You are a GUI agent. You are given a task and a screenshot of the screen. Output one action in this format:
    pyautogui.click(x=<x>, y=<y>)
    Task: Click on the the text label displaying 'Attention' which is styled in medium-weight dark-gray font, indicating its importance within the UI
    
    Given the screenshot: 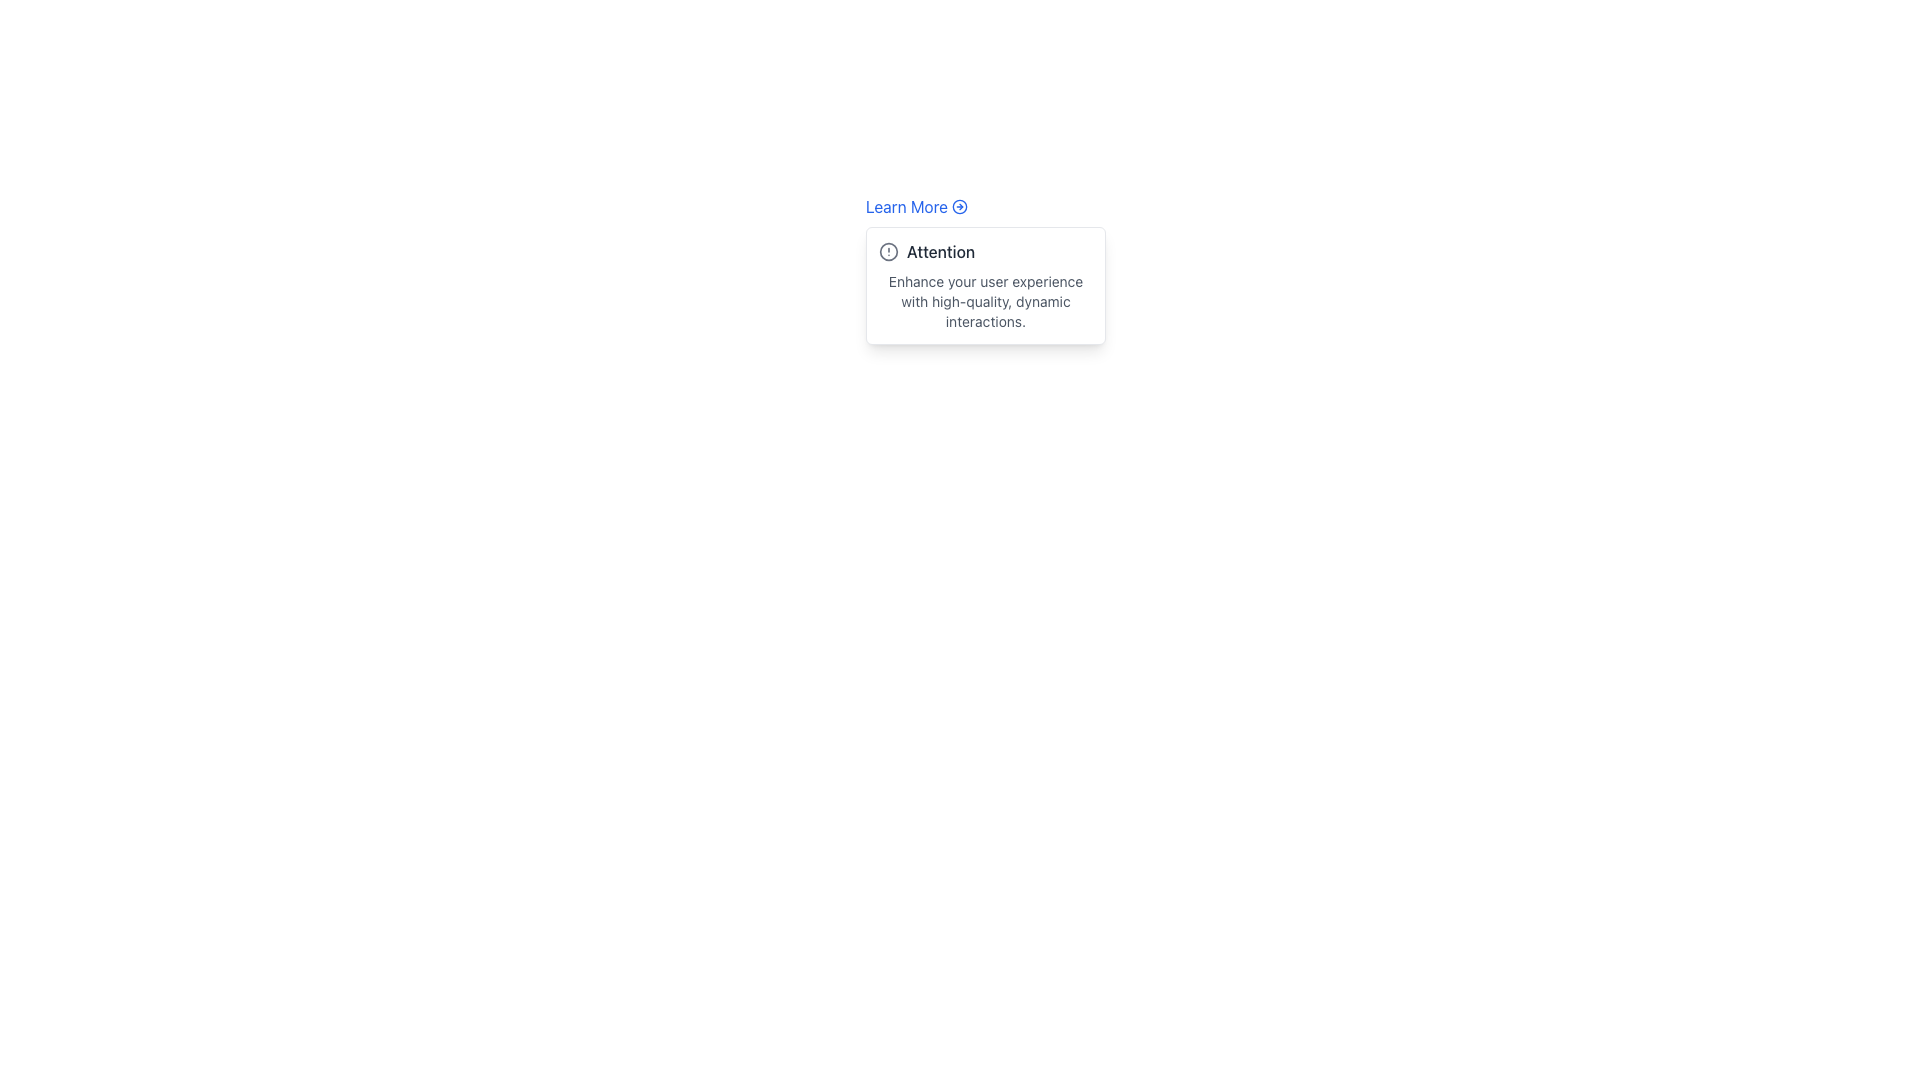 What is the action you would take?
    pyautogui.click(x=939, y=250)
    